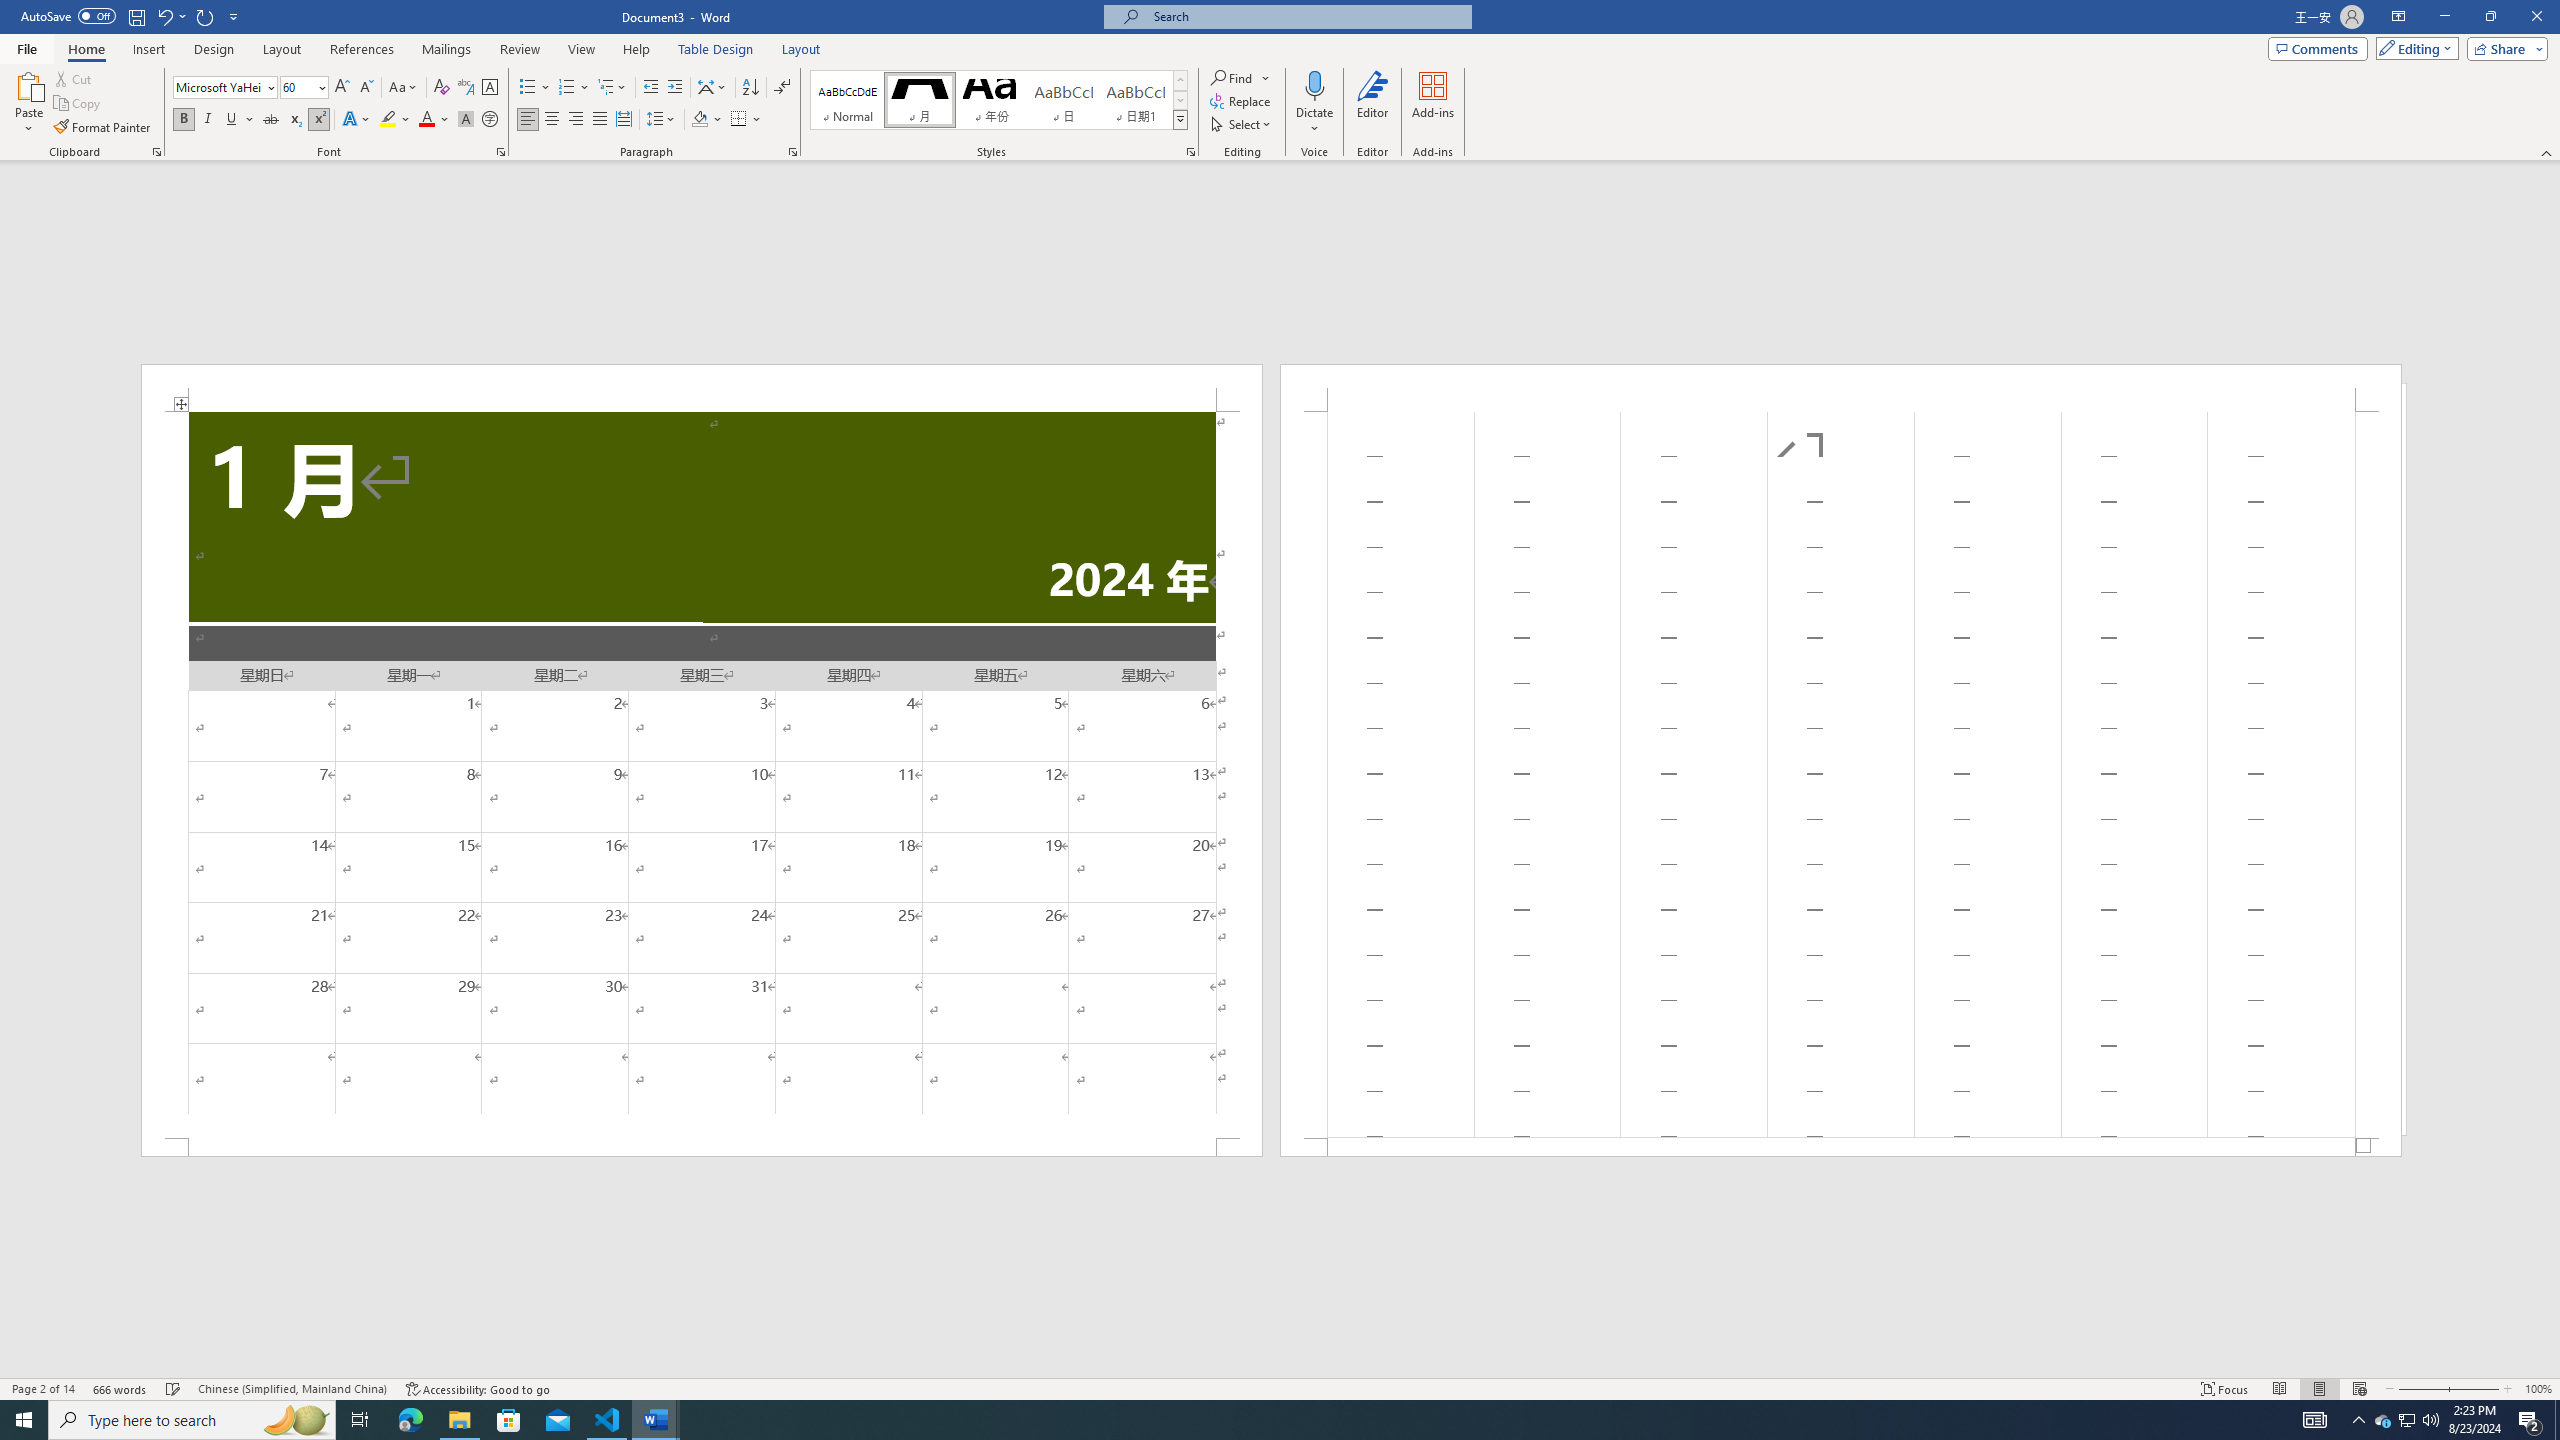  What do you see at coordinates (403, 87) in the screenshot?
I see `'Change Case'` at bounding box center [403, 87].